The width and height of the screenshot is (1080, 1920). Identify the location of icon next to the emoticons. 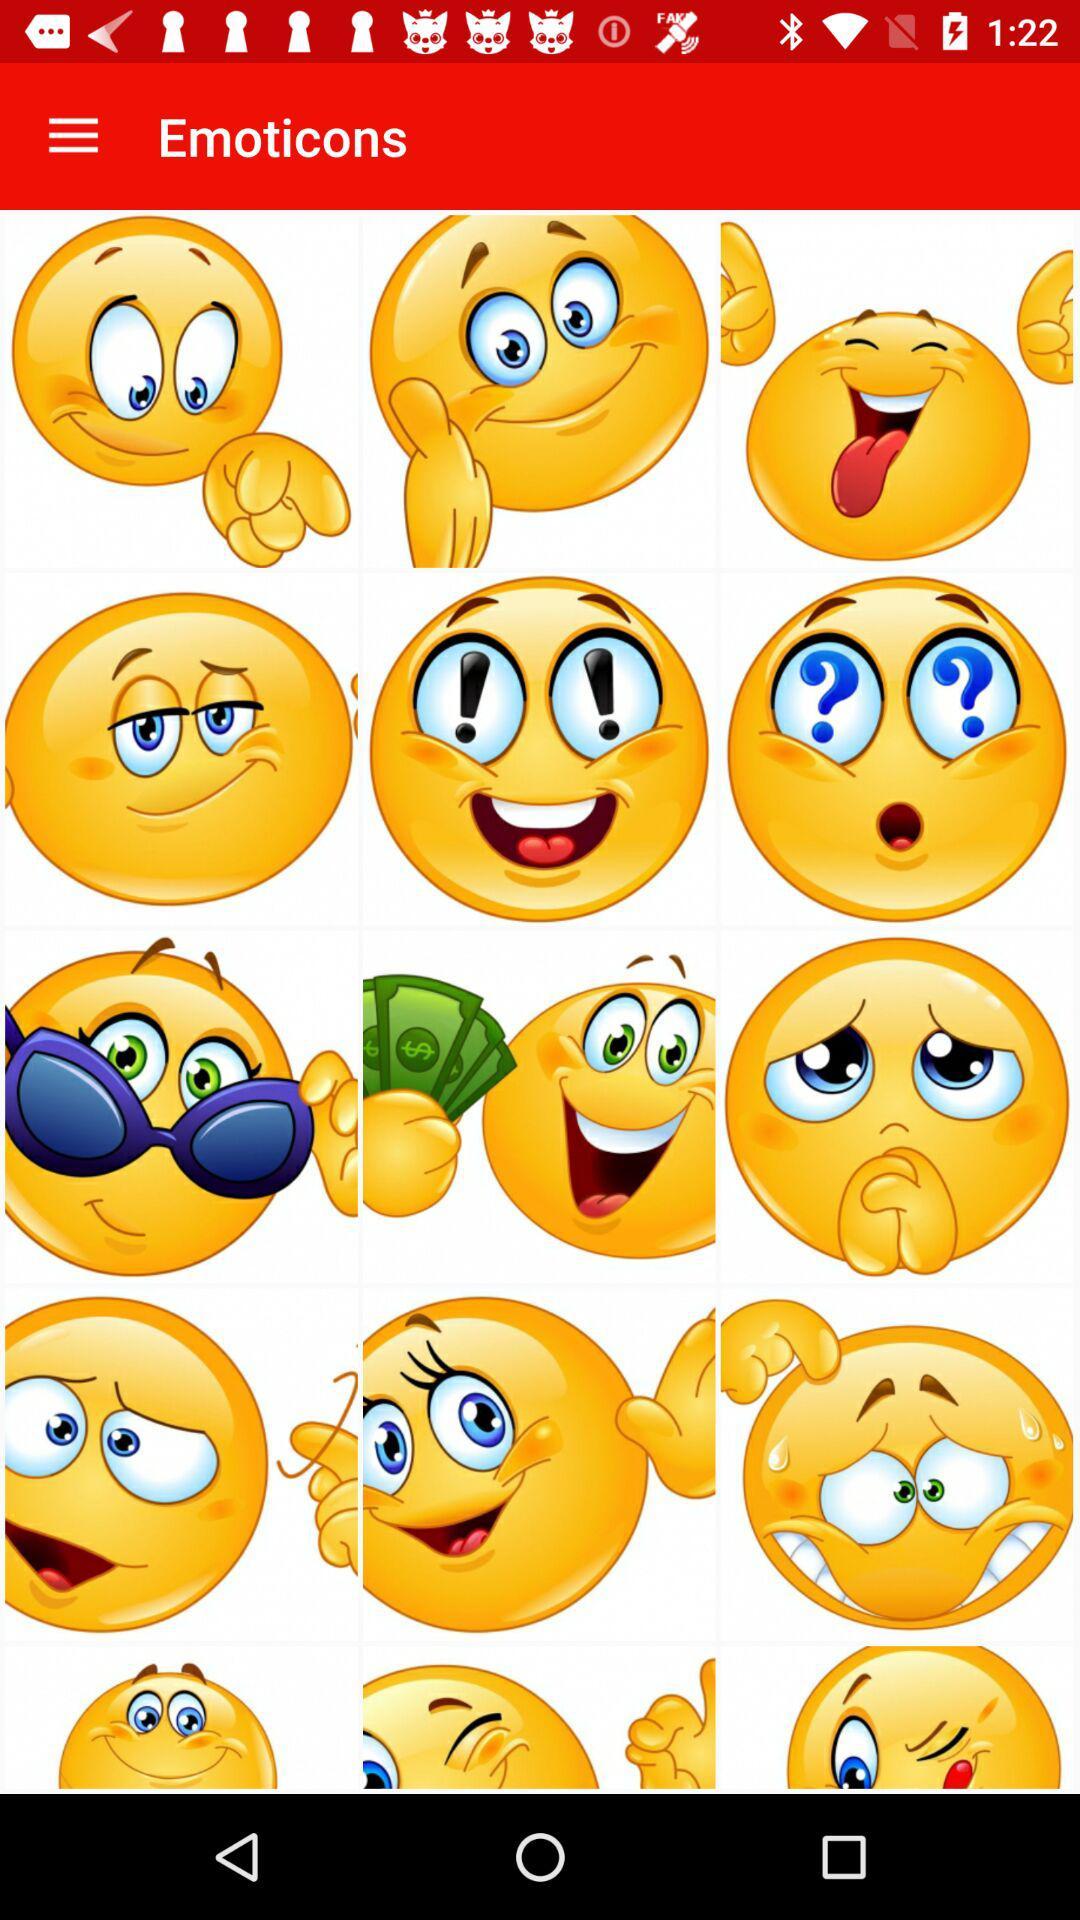
(72, 135).